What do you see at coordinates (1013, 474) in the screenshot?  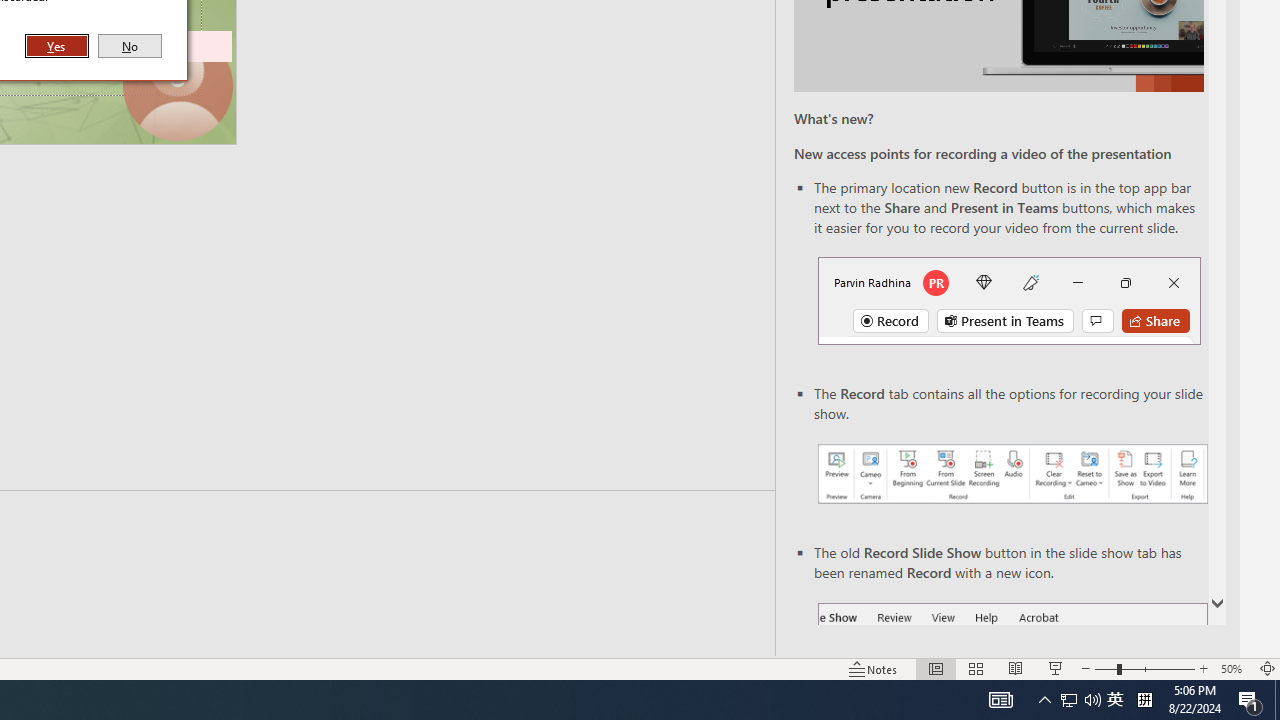 I see `'Record your presentations screenshot one'` at bounding box center [1013, 474].